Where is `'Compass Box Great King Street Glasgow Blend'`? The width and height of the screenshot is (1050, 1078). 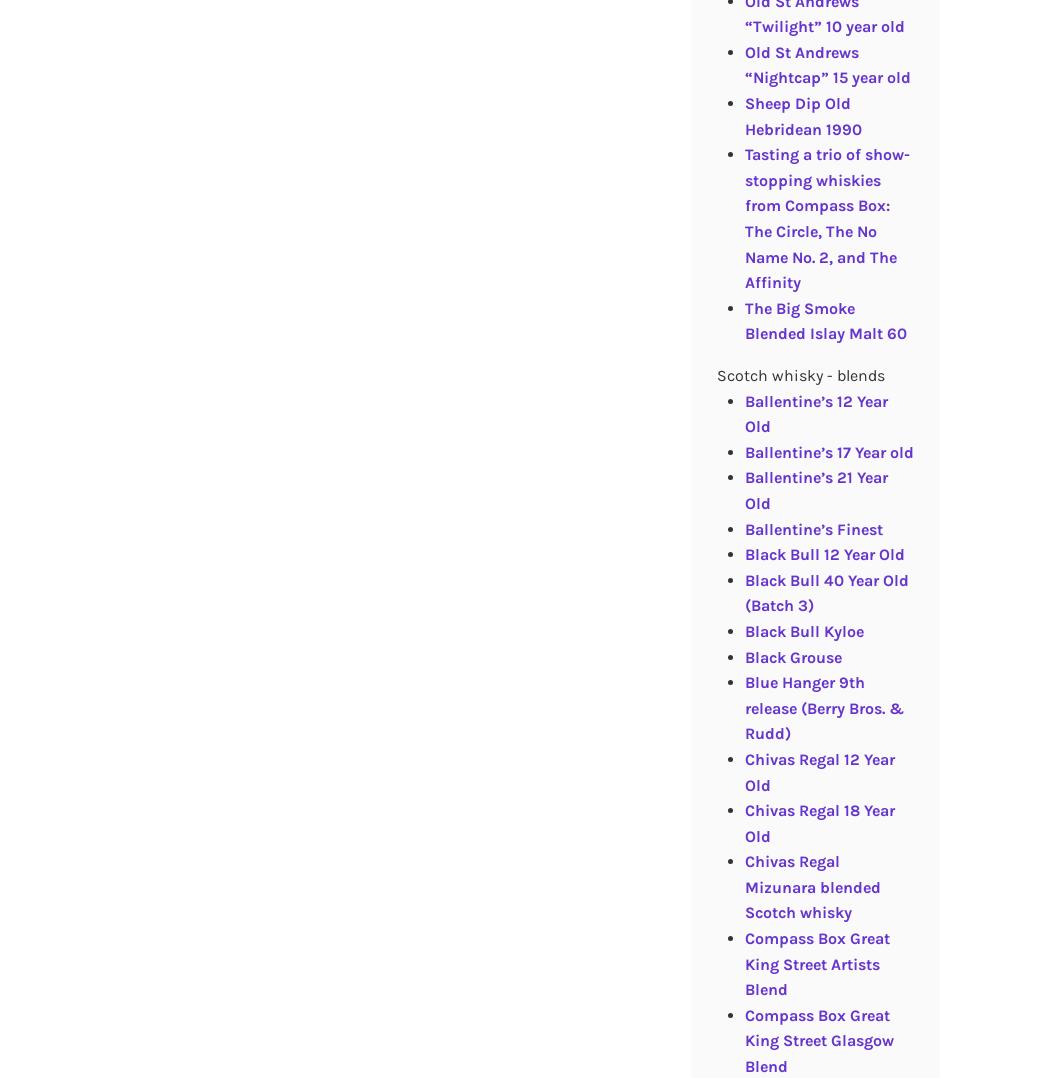 'Compass Box Great King Street Glasgow Blend' is located at coordinates (817, 1040).